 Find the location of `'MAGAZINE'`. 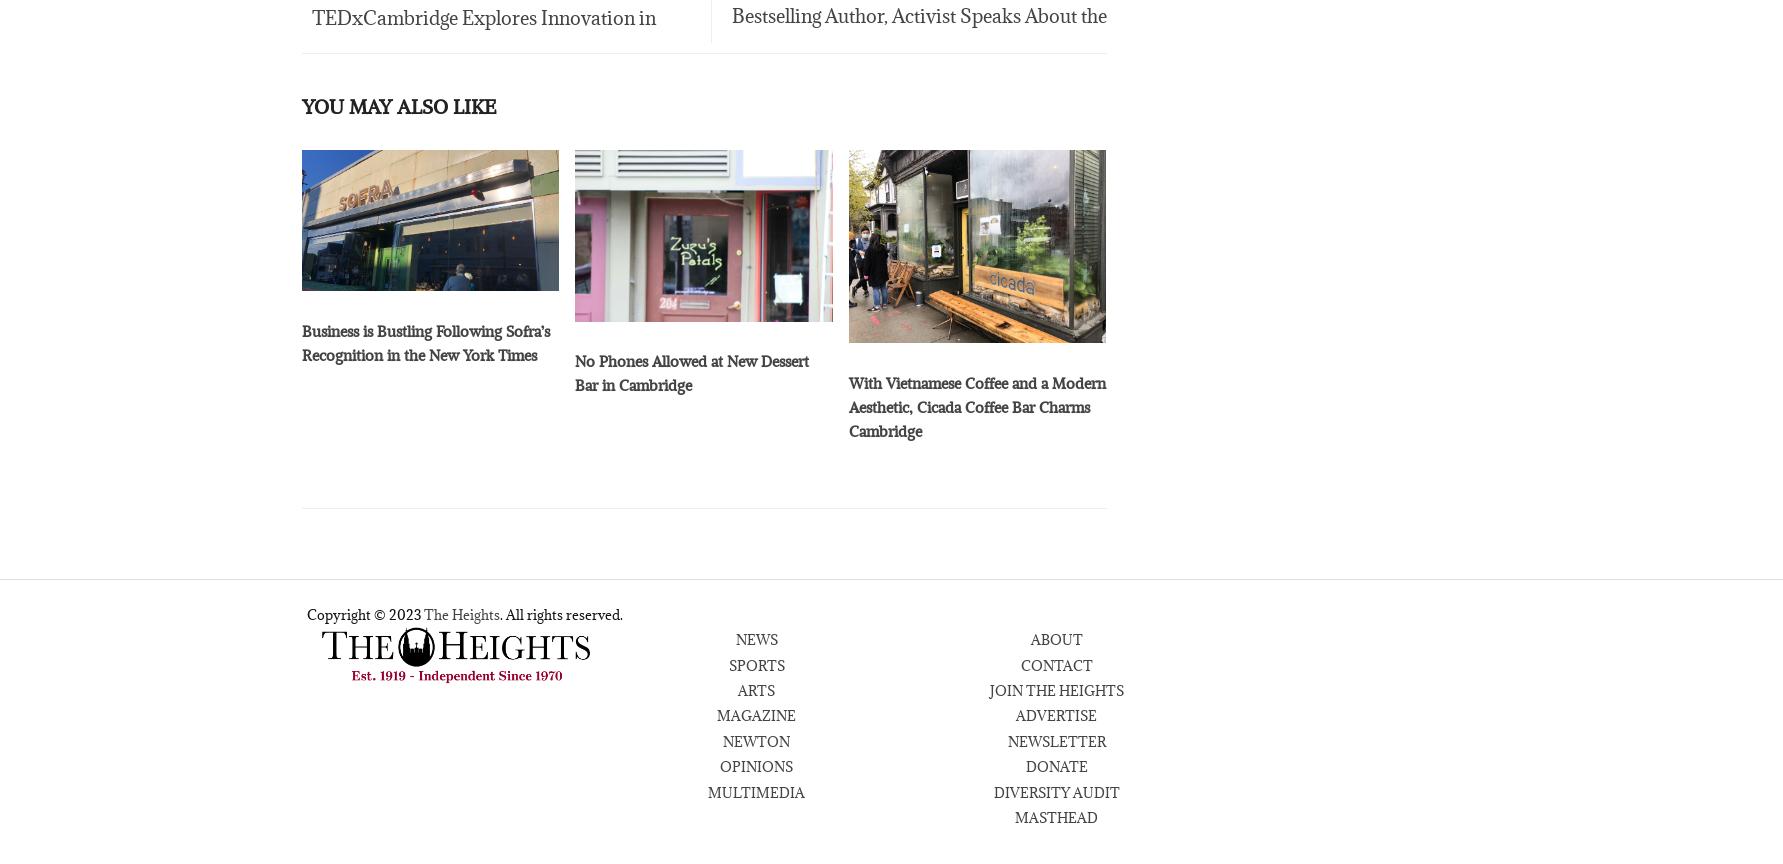

'MAGAZINE' is located at coordinates (715, 719).